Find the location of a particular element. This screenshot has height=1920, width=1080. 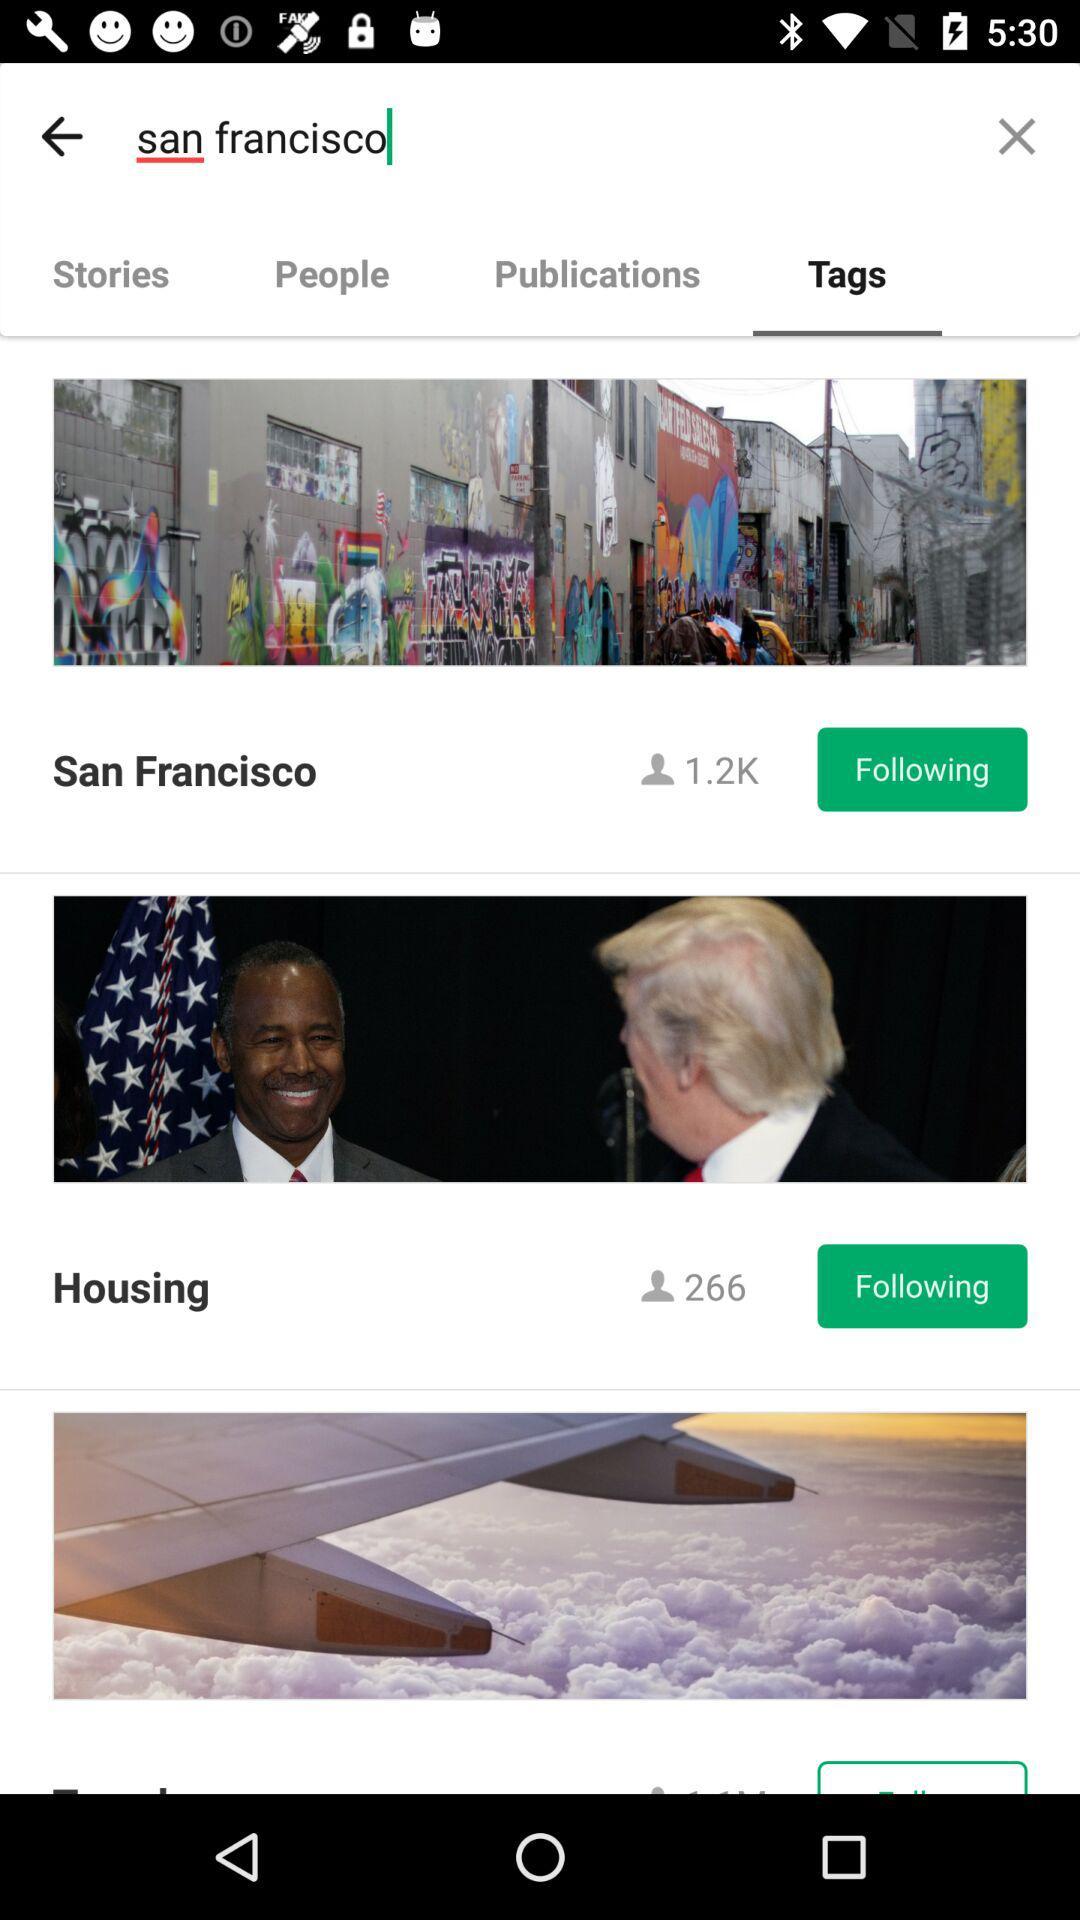

item next to san francisco item is located at coordinates (61, 135).